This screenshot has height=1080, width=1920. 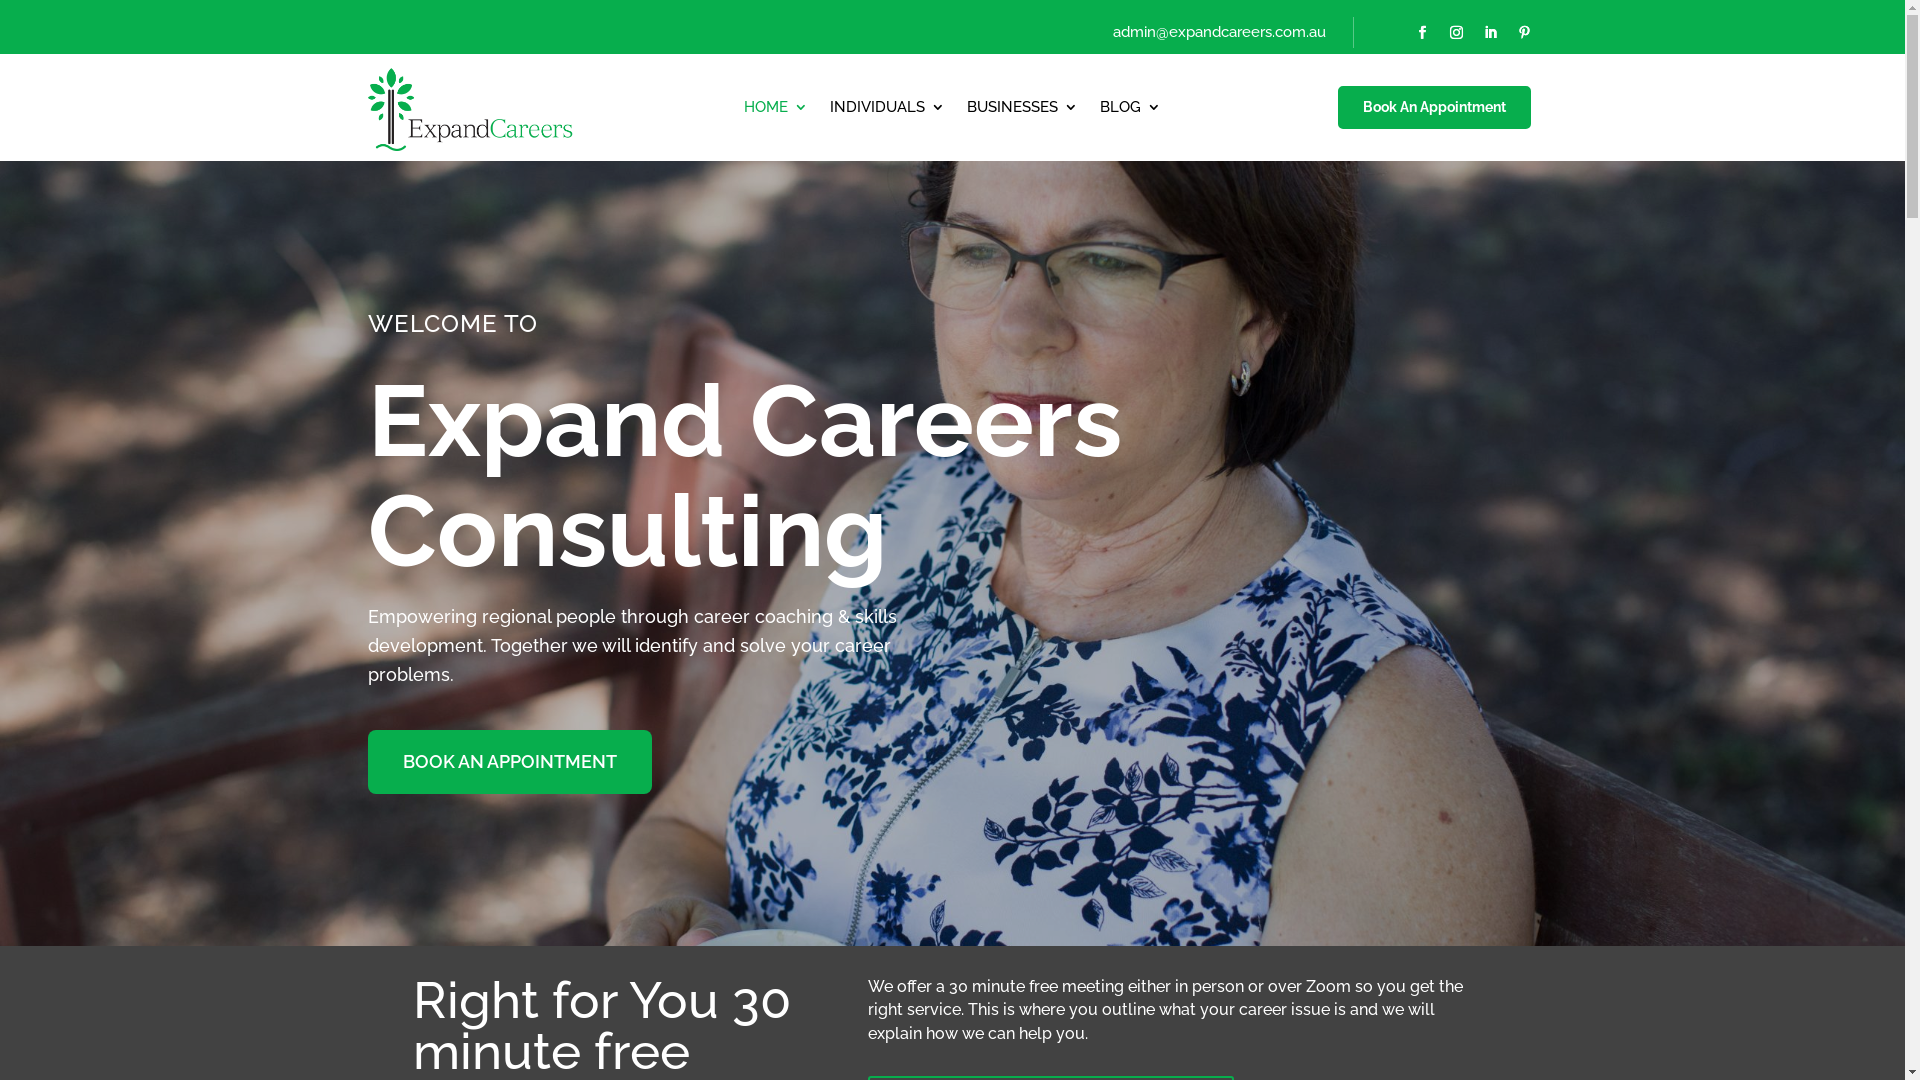 I want to click on 'Follow on LinkedIn', so click(x=1489, y=33).